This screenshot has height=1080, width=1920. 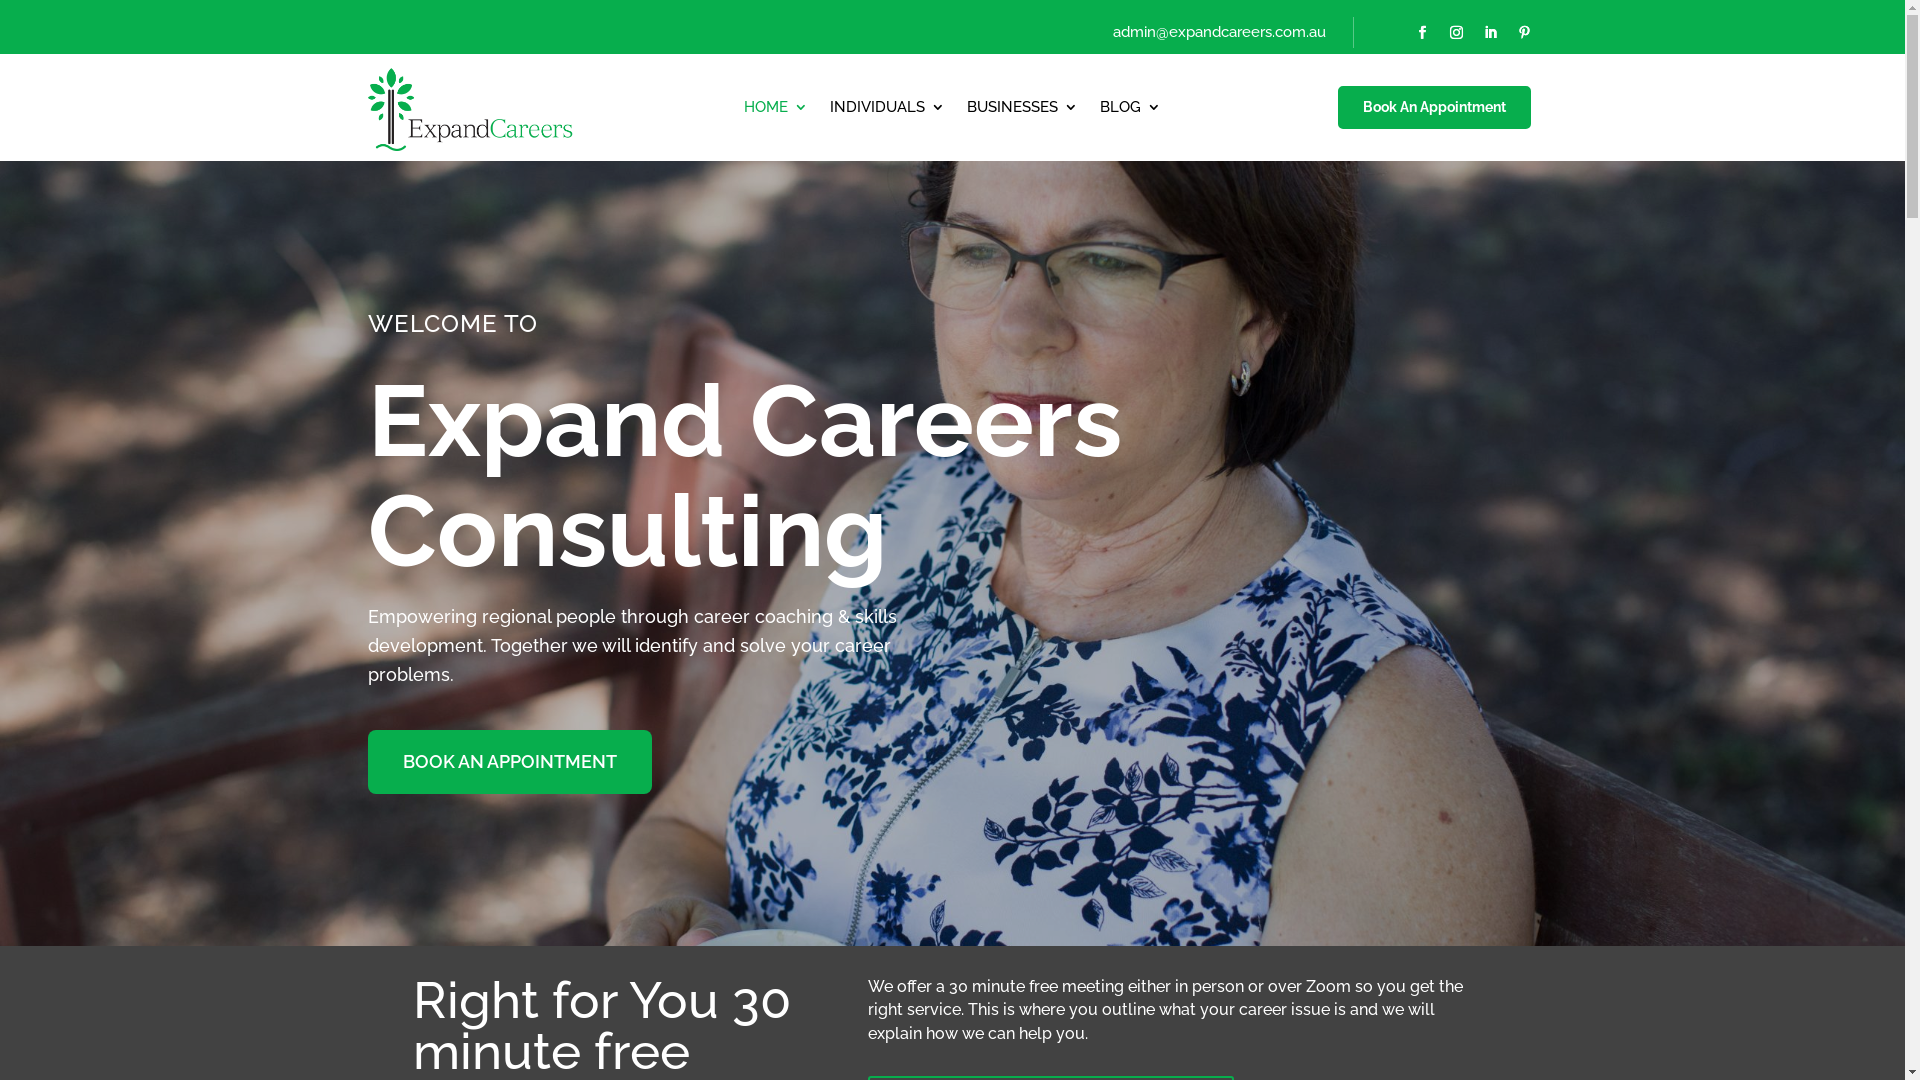 I want to click on 'Follow on LinkedIn', so click(x=1489, y=33).